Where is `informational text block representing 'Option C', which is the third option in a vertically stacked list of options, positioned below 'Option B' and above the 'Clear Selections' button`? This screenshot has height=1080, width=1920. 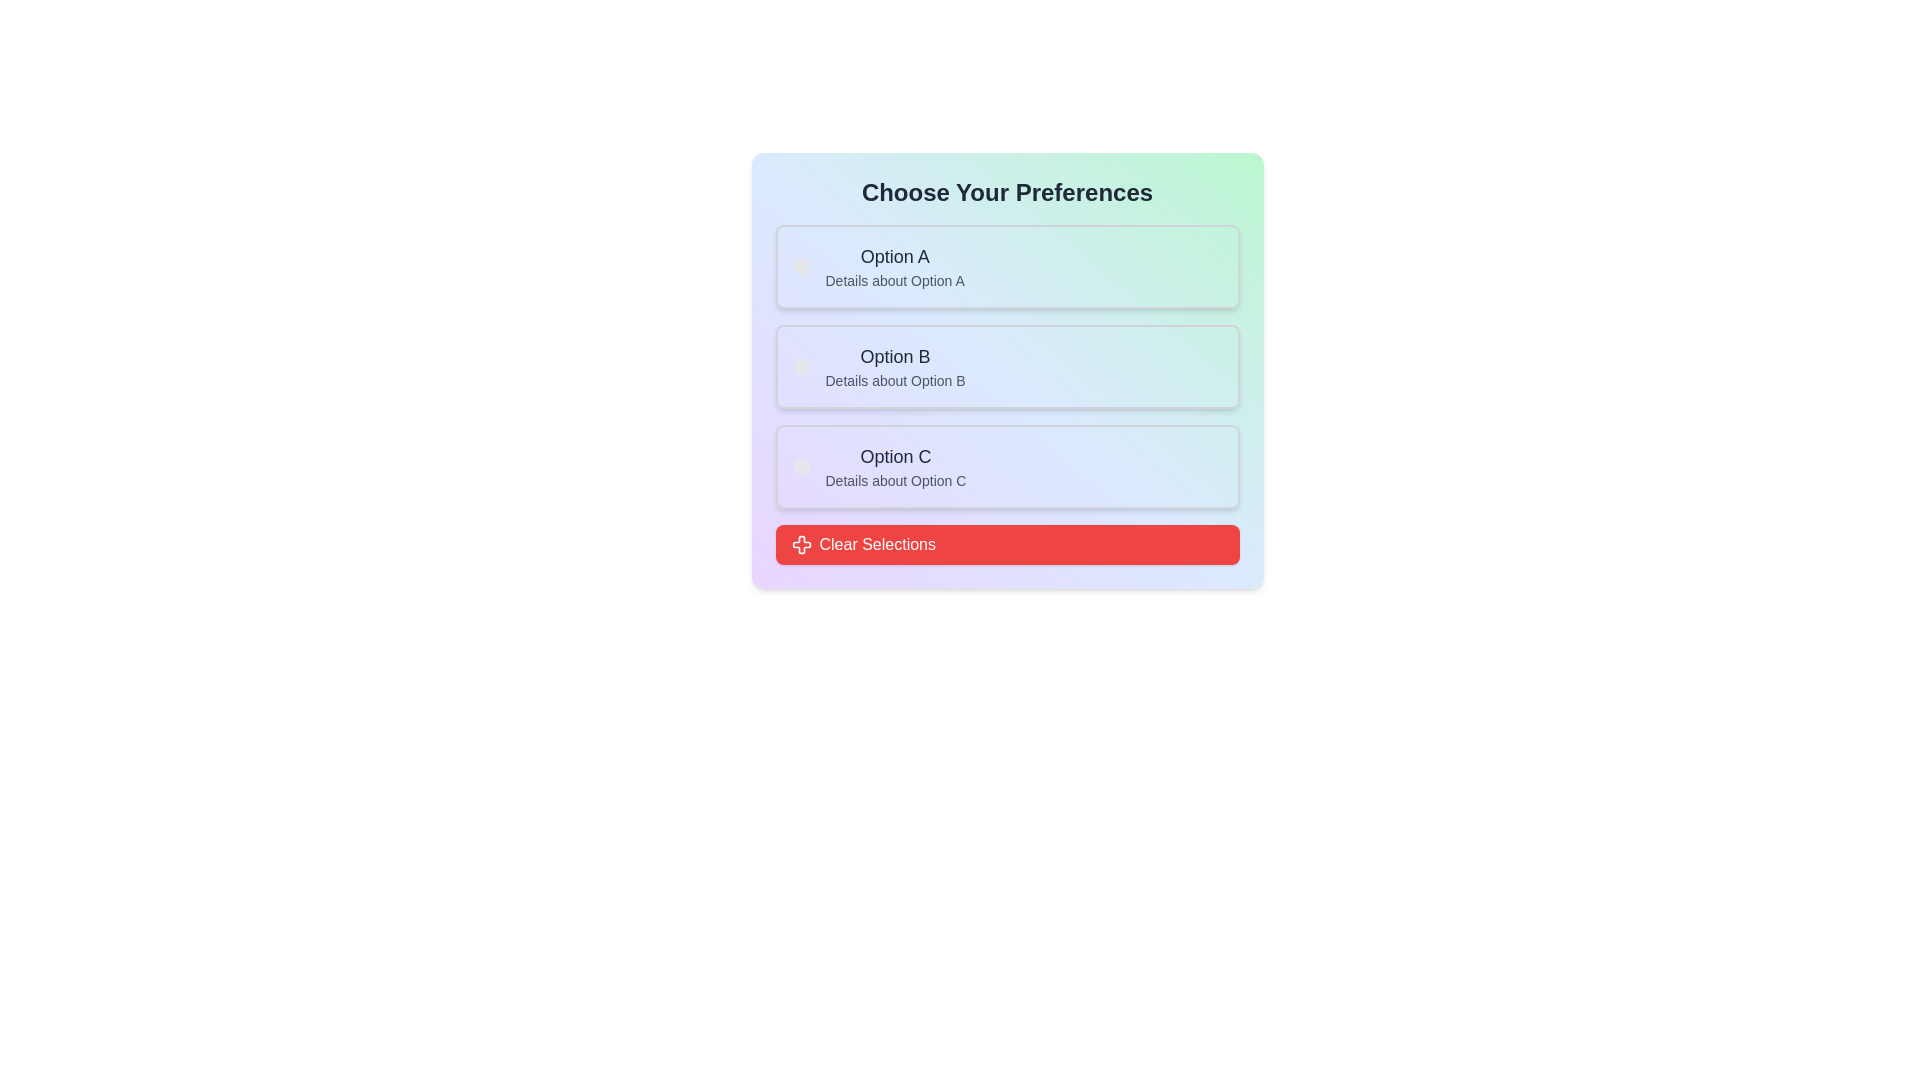 informational text block representing 'Option C', which is the third option in a vertically stacked list of options, positioned below 'Option B' and above the 'Clear Selections' button is located at coordinates (894, 466).